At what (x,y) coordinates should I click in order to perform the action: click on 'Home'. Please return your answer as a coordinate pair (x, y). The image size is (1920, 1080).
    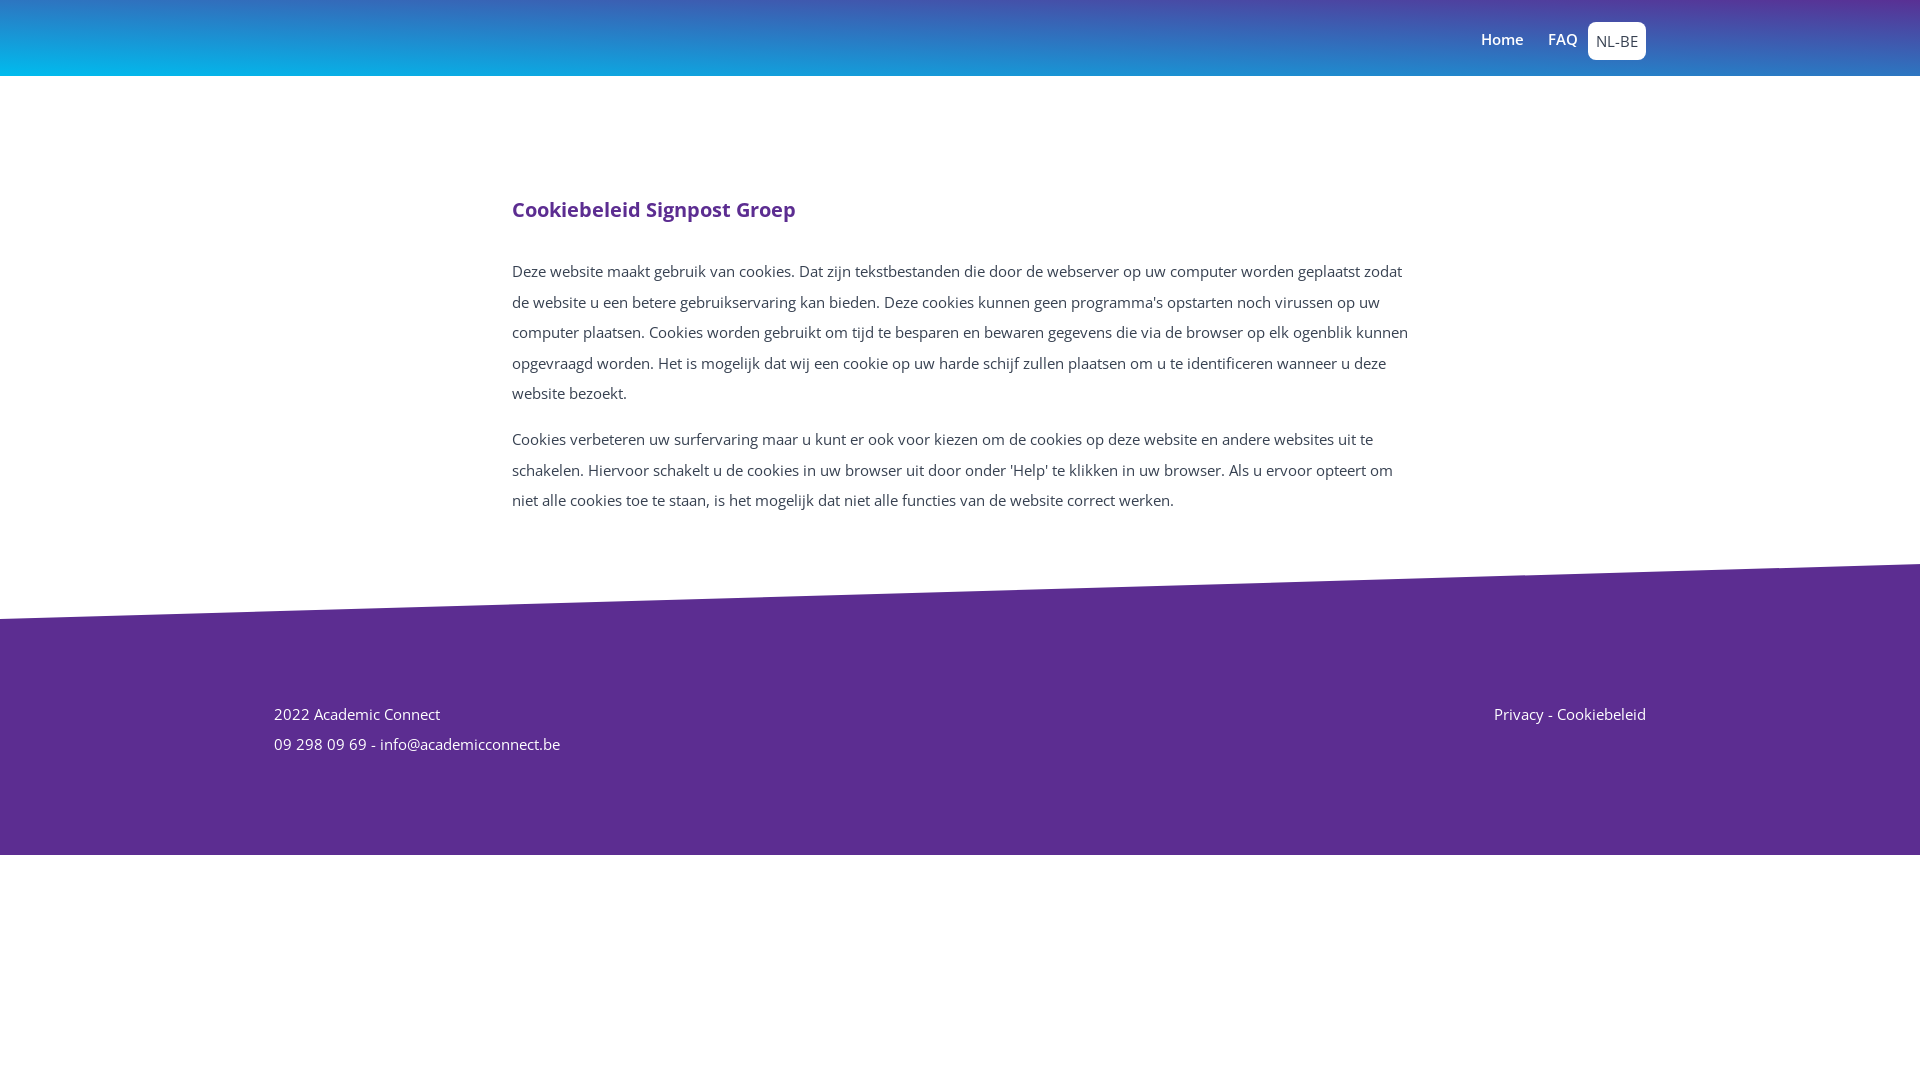
    Looking at the image, I should click on (1502, 39).